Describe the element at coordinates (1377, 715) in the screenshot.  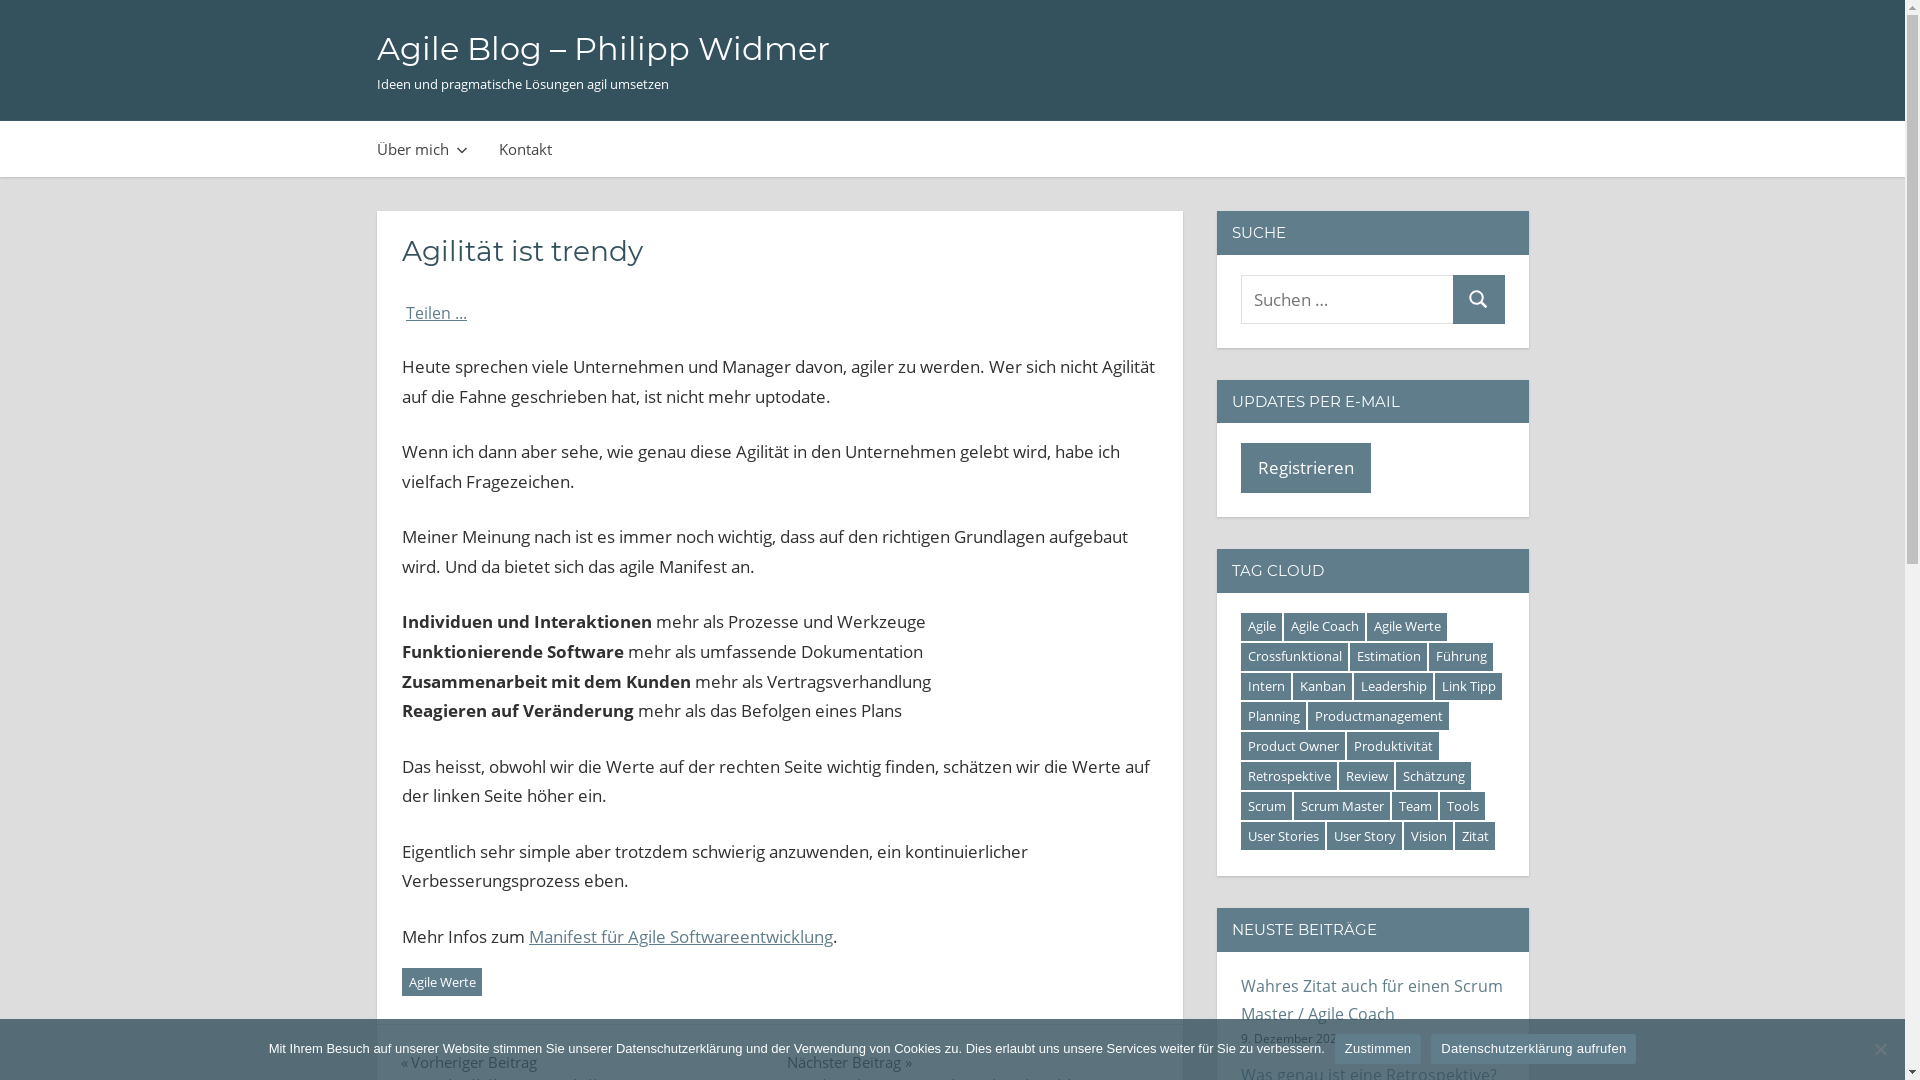
I see `'Productmanagement'` at that location.